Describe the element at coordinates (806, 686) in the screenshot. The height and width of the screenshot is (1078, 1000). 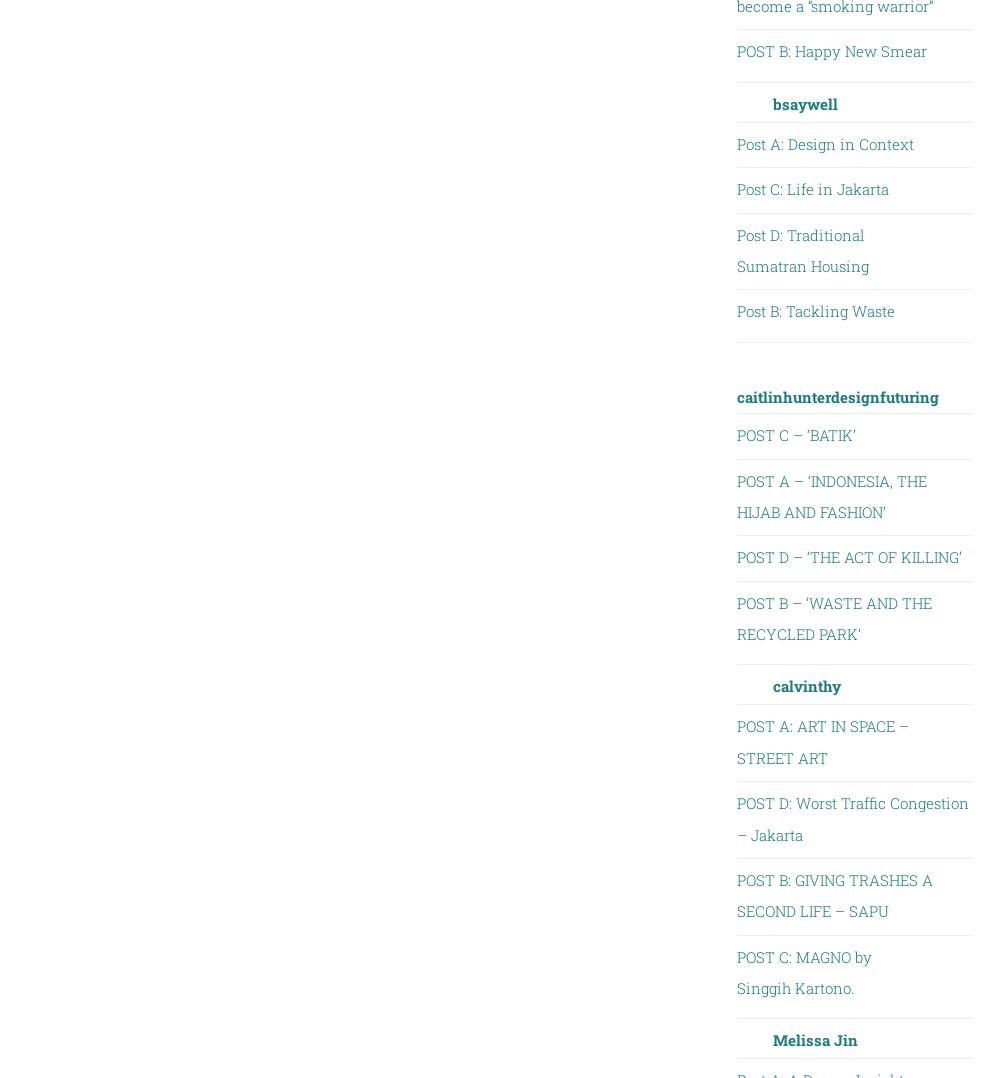
I see `'calvinthy'` at that location.